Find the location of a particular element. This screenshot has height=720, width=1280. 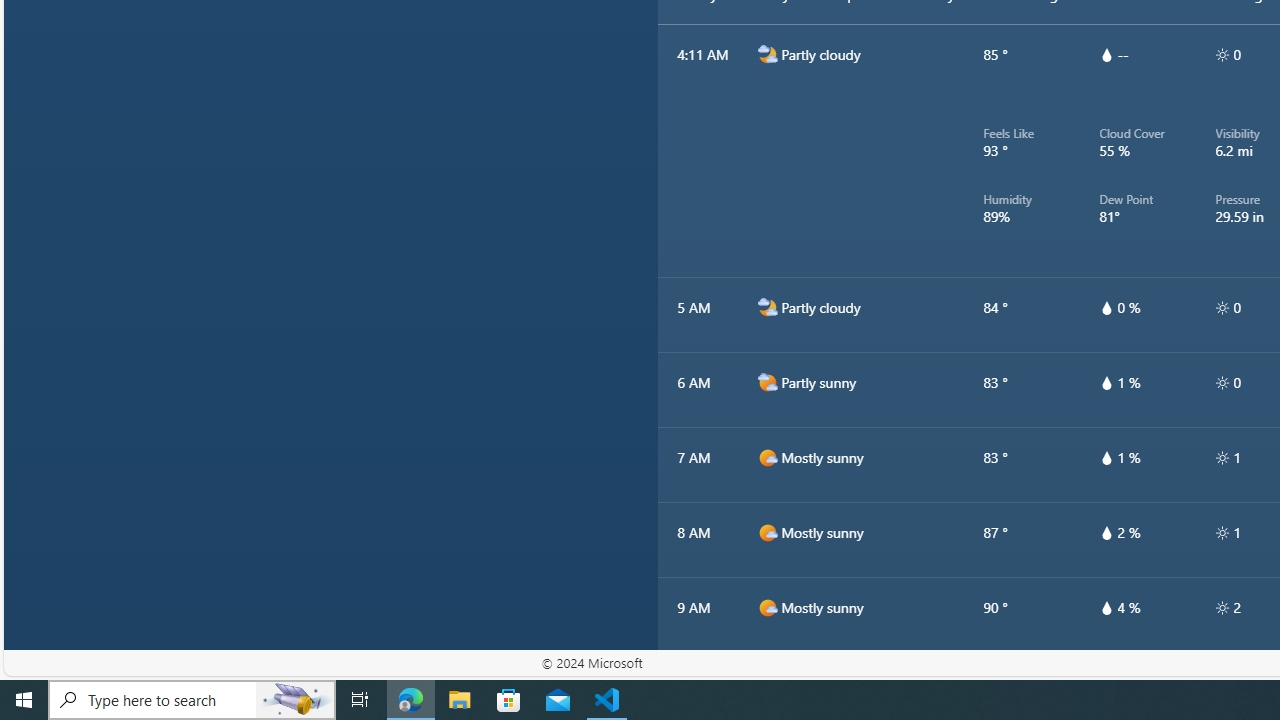

'Task View' is located at coordinates (359, 698).